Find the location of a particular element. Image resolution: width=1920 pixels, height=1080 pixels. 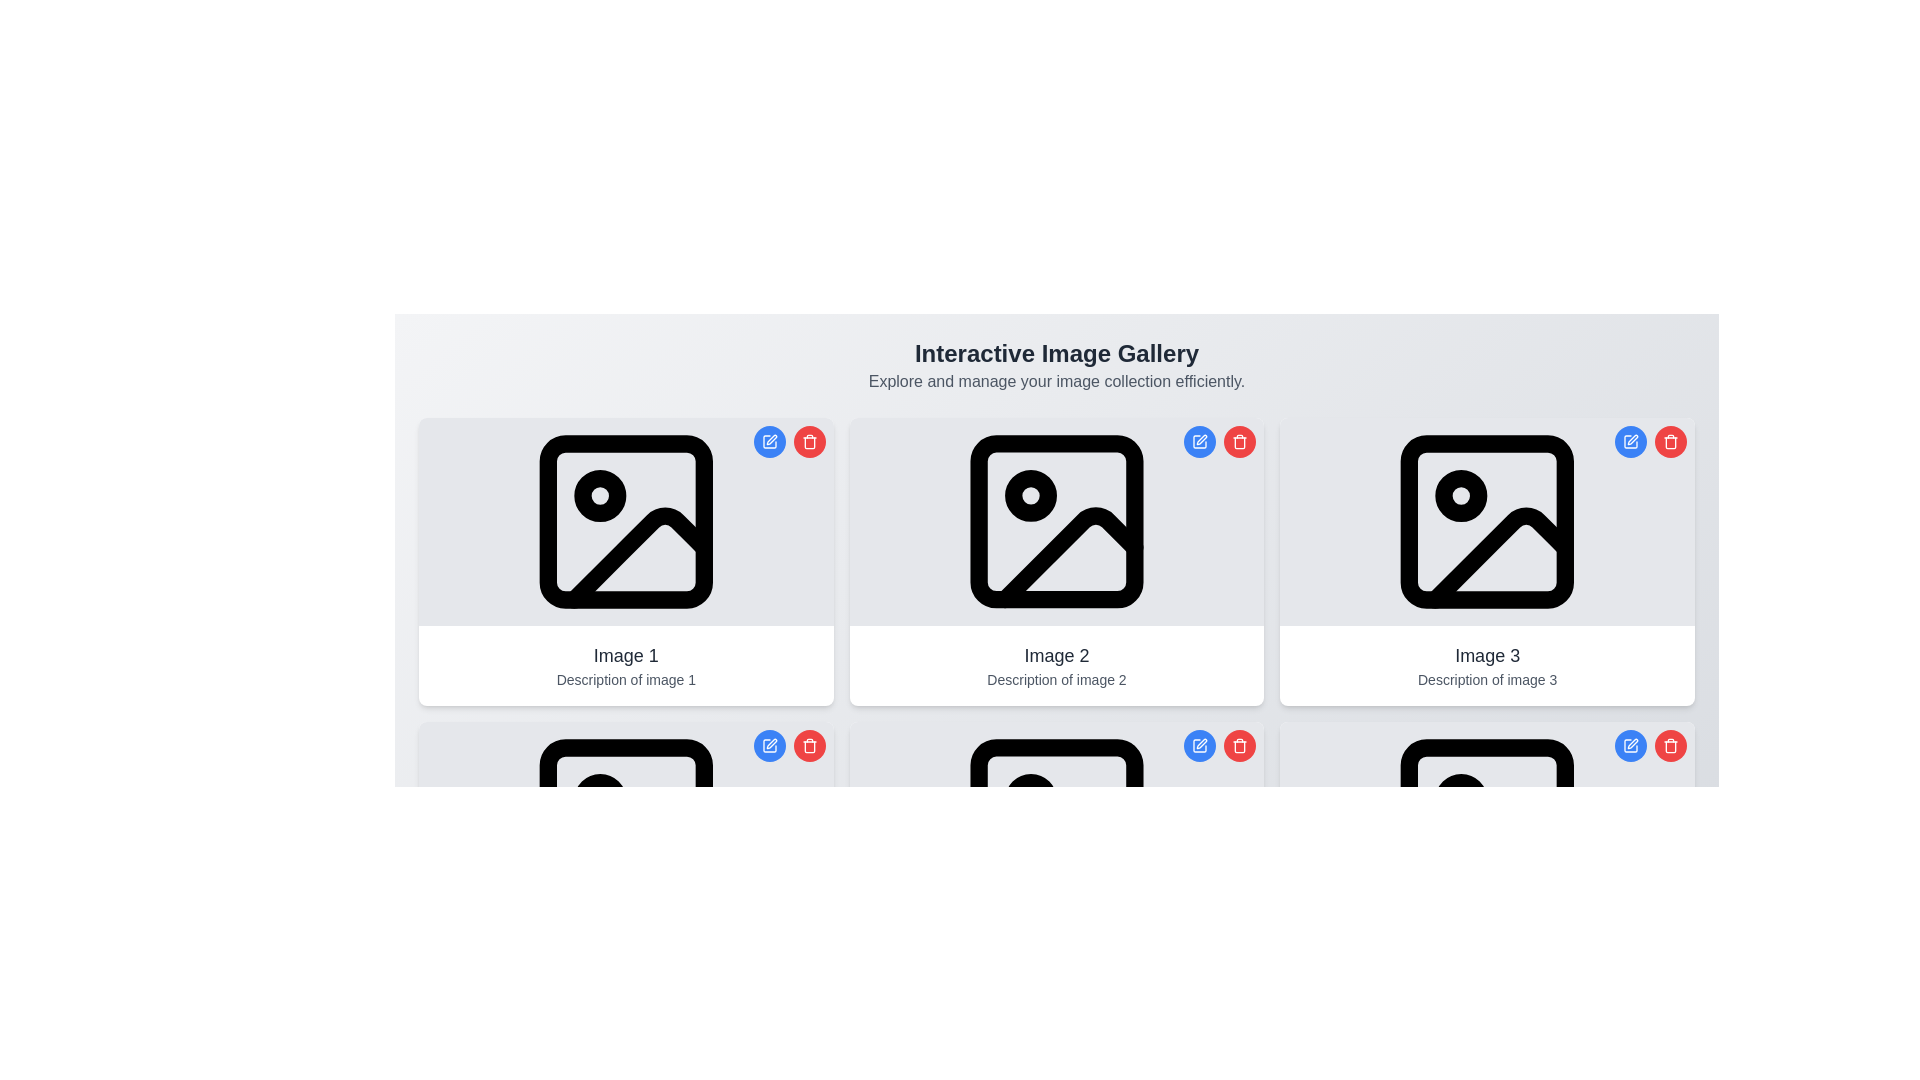

the Text label that provides a brief description of the image in the gallery, positioned beneath the title 'Image 3' is located at coordinates (1487, 678).